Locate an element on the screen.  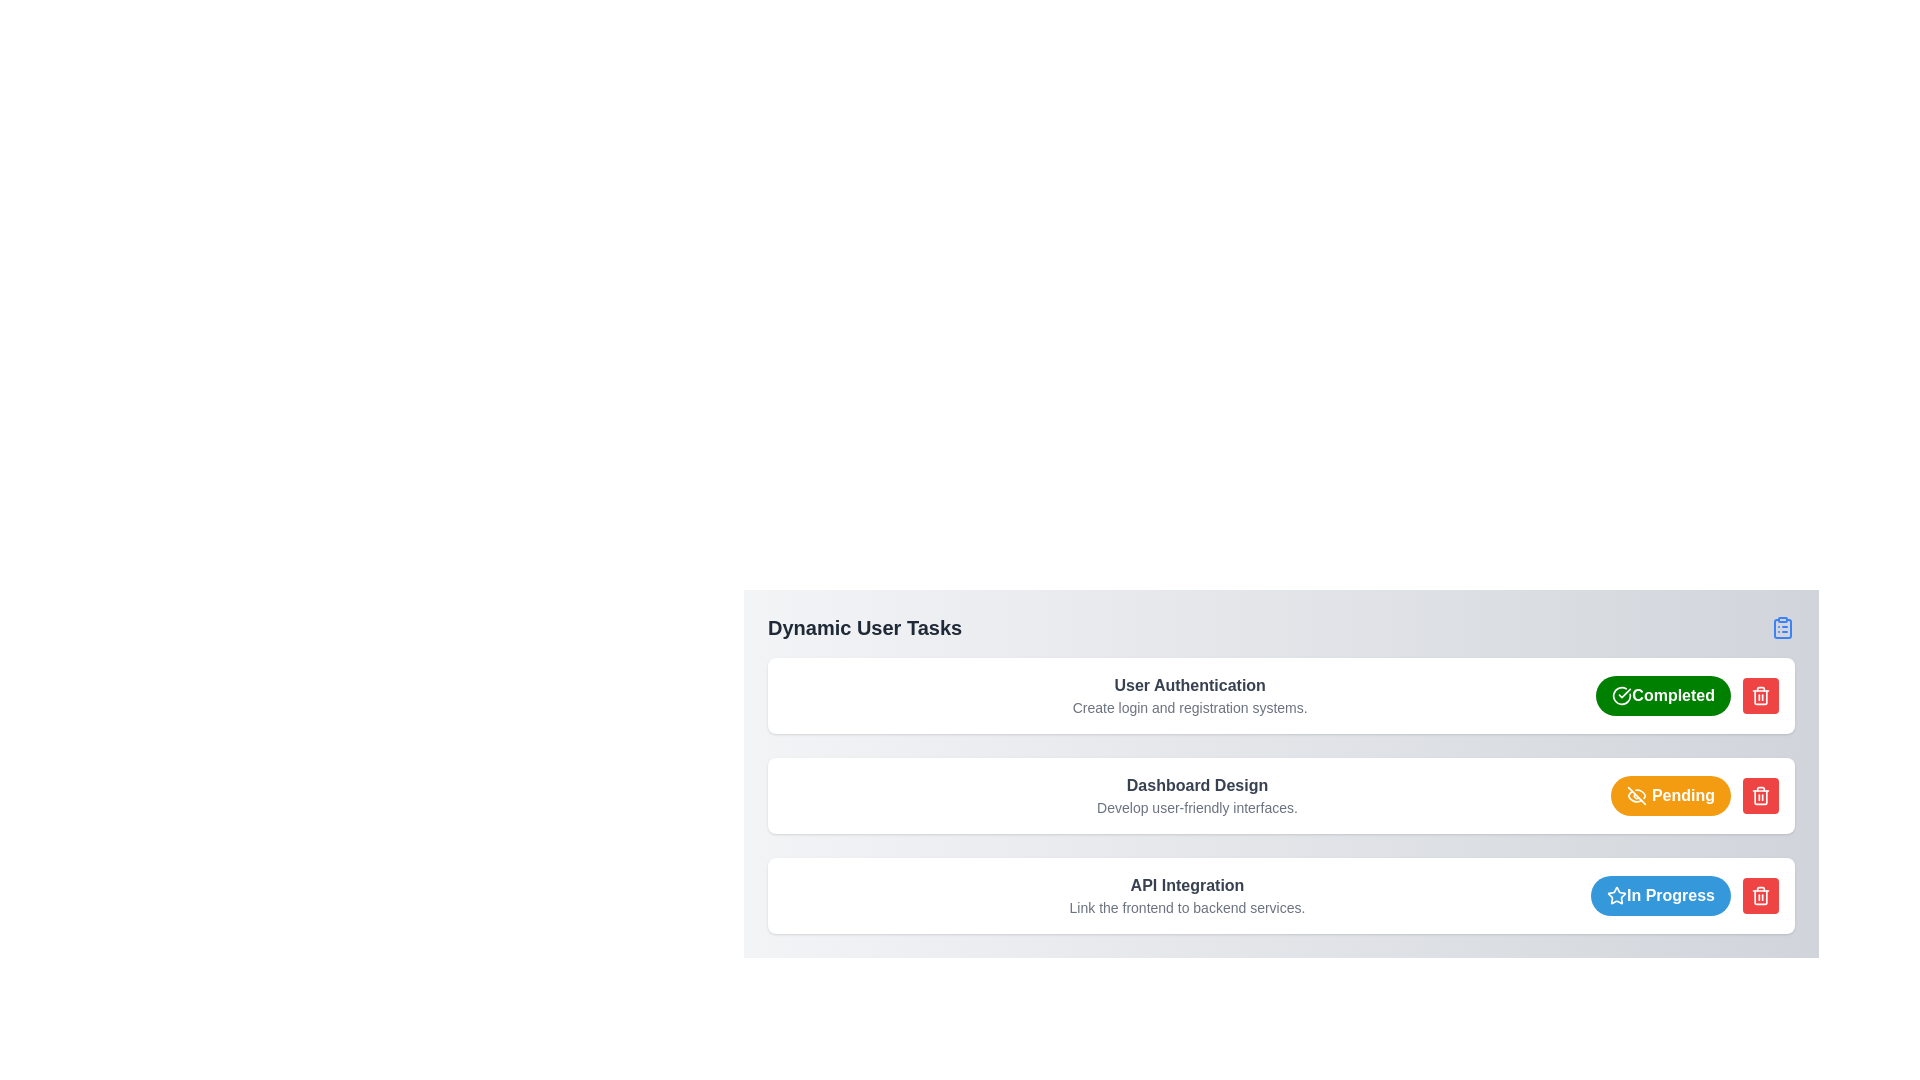
the blue star-shaped outline icon that indicates the 'In Progress' status for the 'API Integration' task at the bottom of the interface is located at coordinates (1617, 894).